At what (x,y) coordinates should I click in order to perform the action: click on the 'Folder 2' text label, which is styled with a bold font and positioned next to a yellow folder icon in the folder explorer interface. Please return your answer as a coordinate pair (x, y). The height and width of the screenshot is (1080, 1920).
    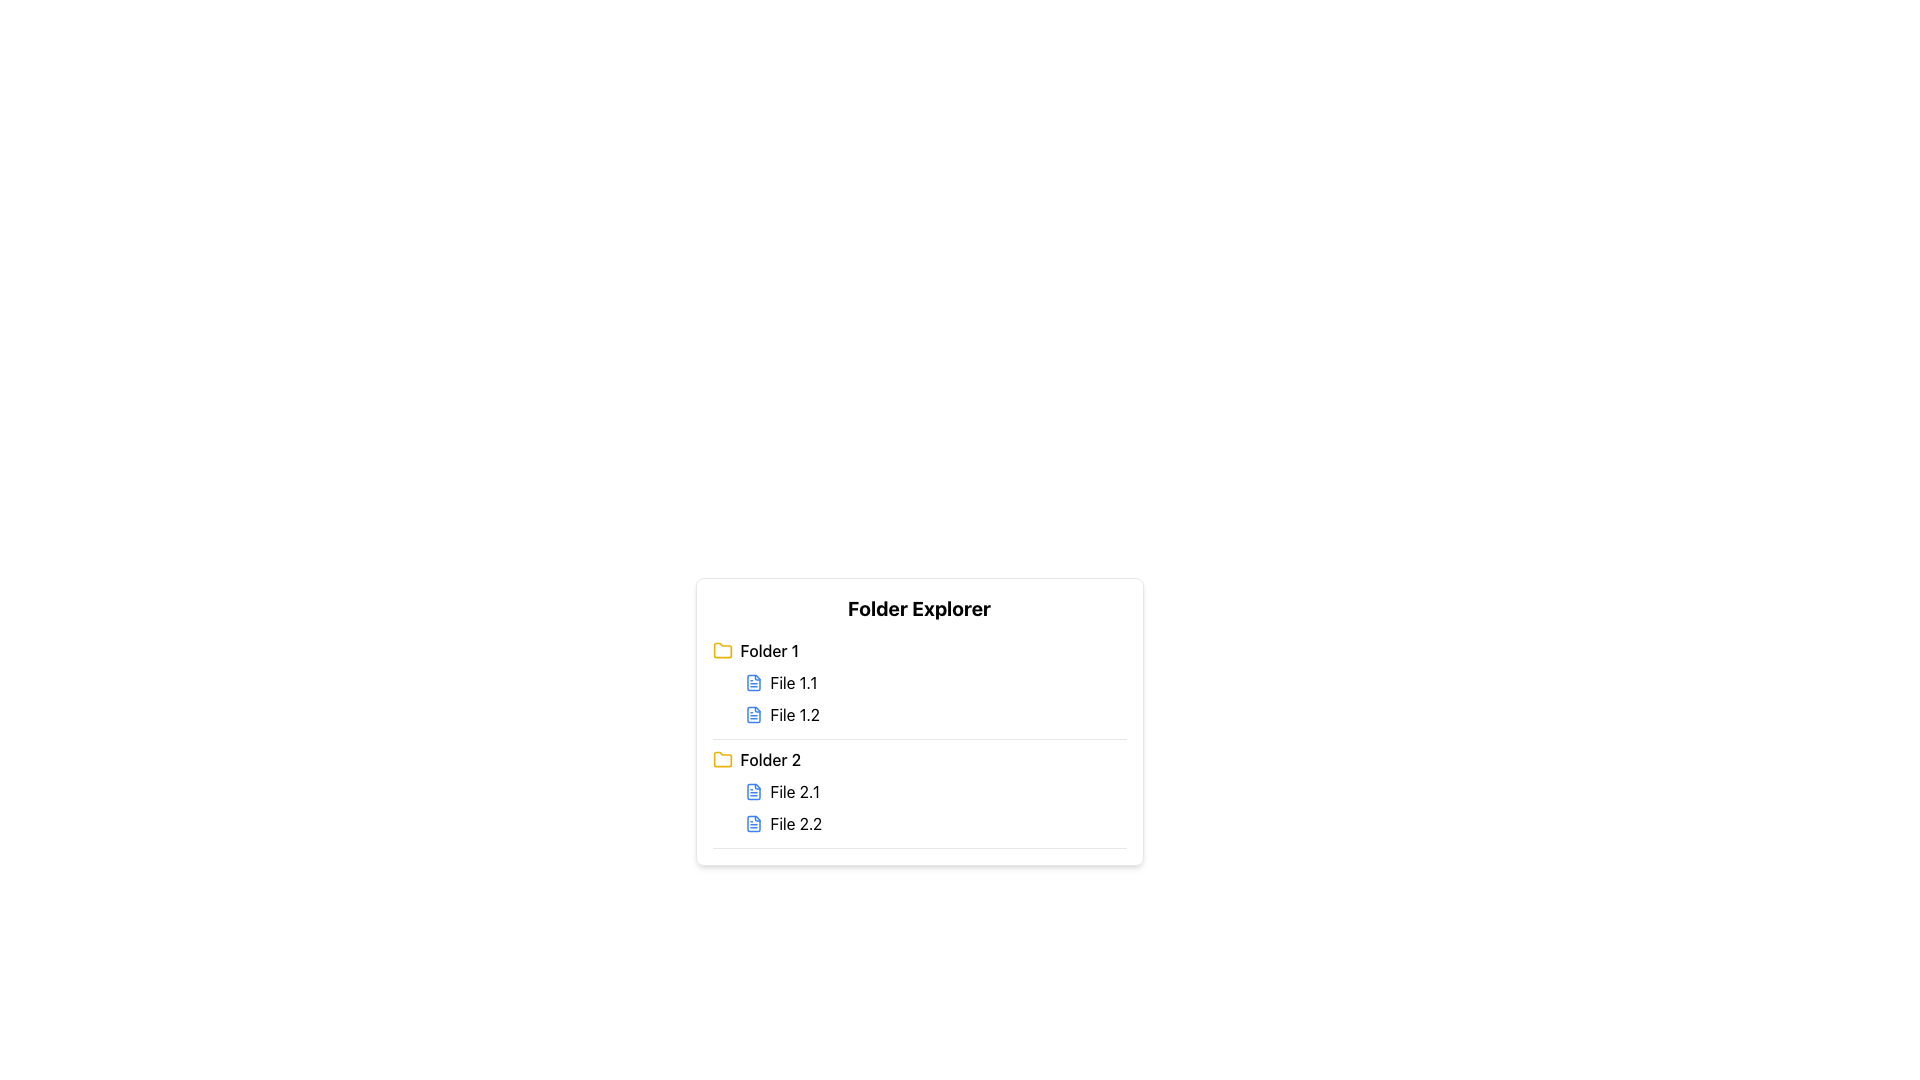
    Looking at the image, I should click on (769, 759).